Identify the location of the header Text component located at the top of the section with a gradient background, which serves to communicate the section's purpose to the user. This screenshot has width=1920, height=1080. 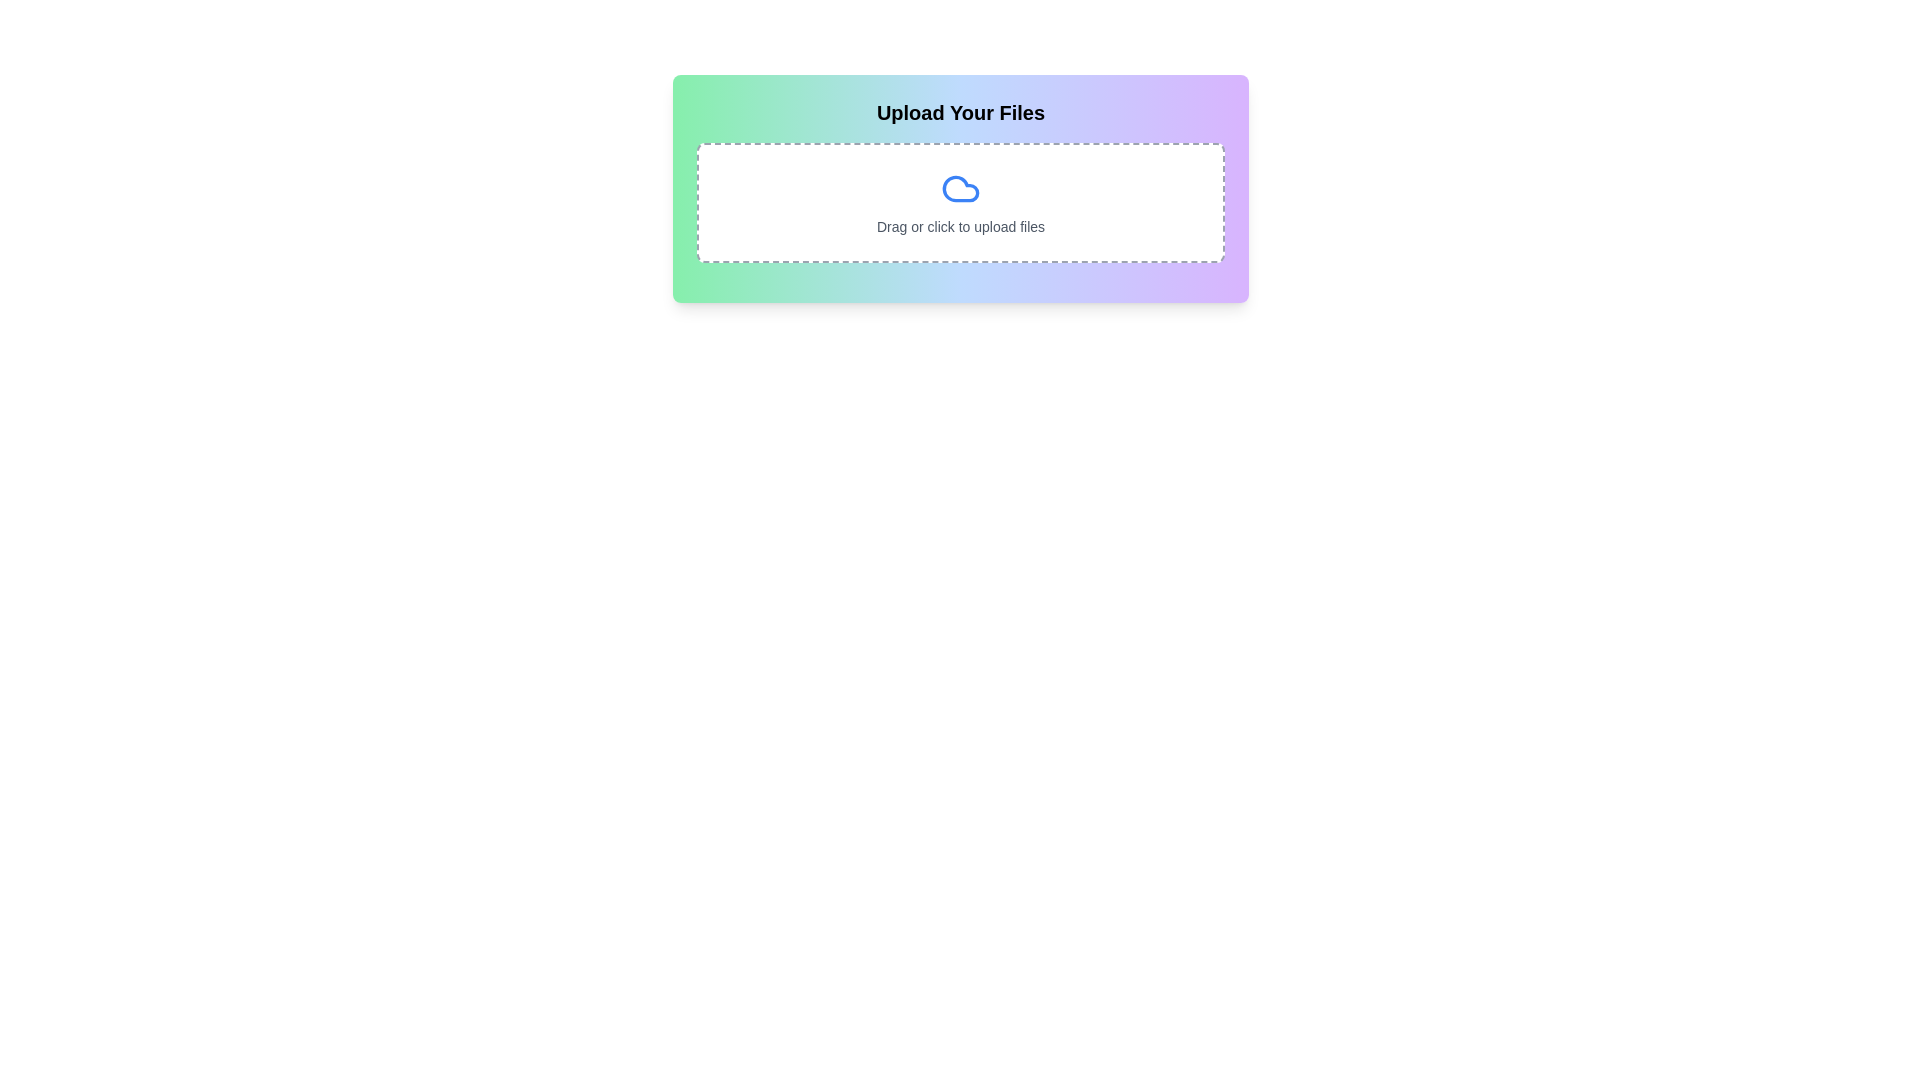
(960, 112).